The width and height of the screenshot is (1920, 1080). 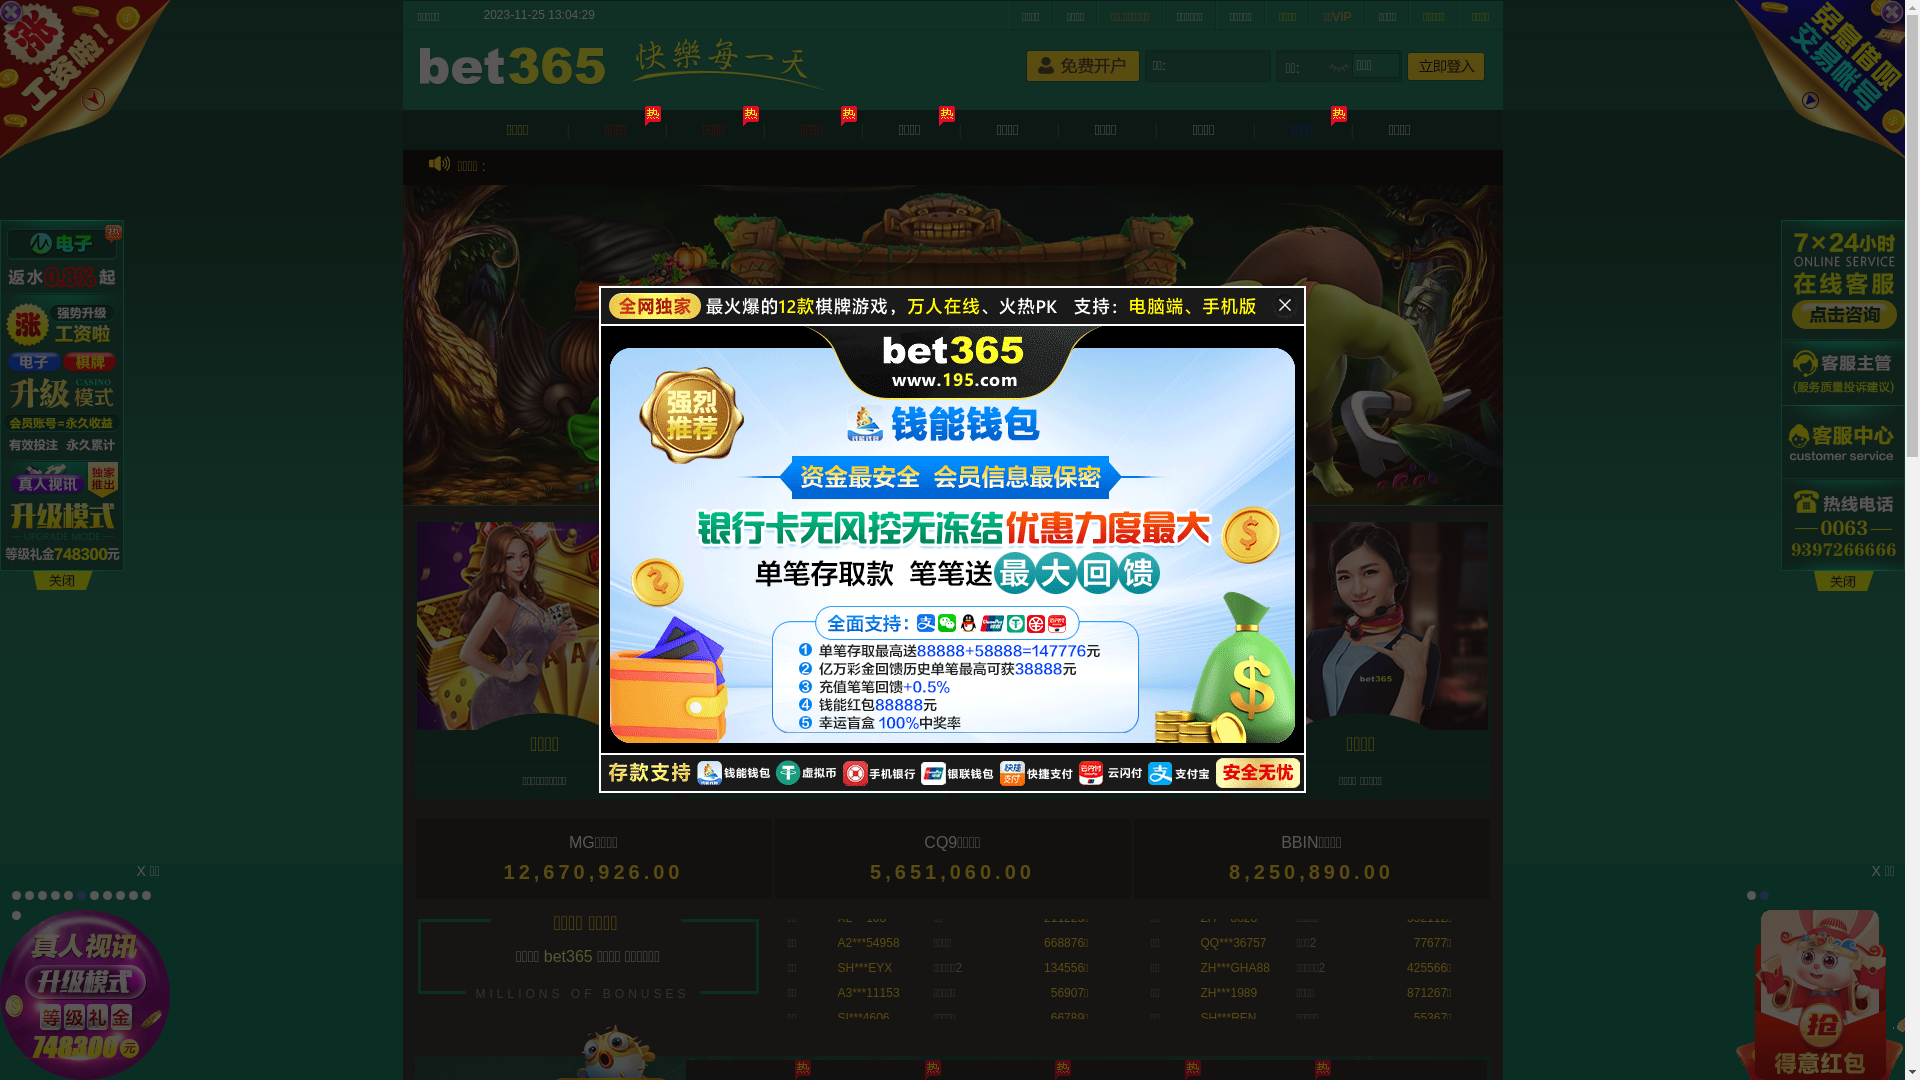 I want to click on '4', so click(x=55, y=894).